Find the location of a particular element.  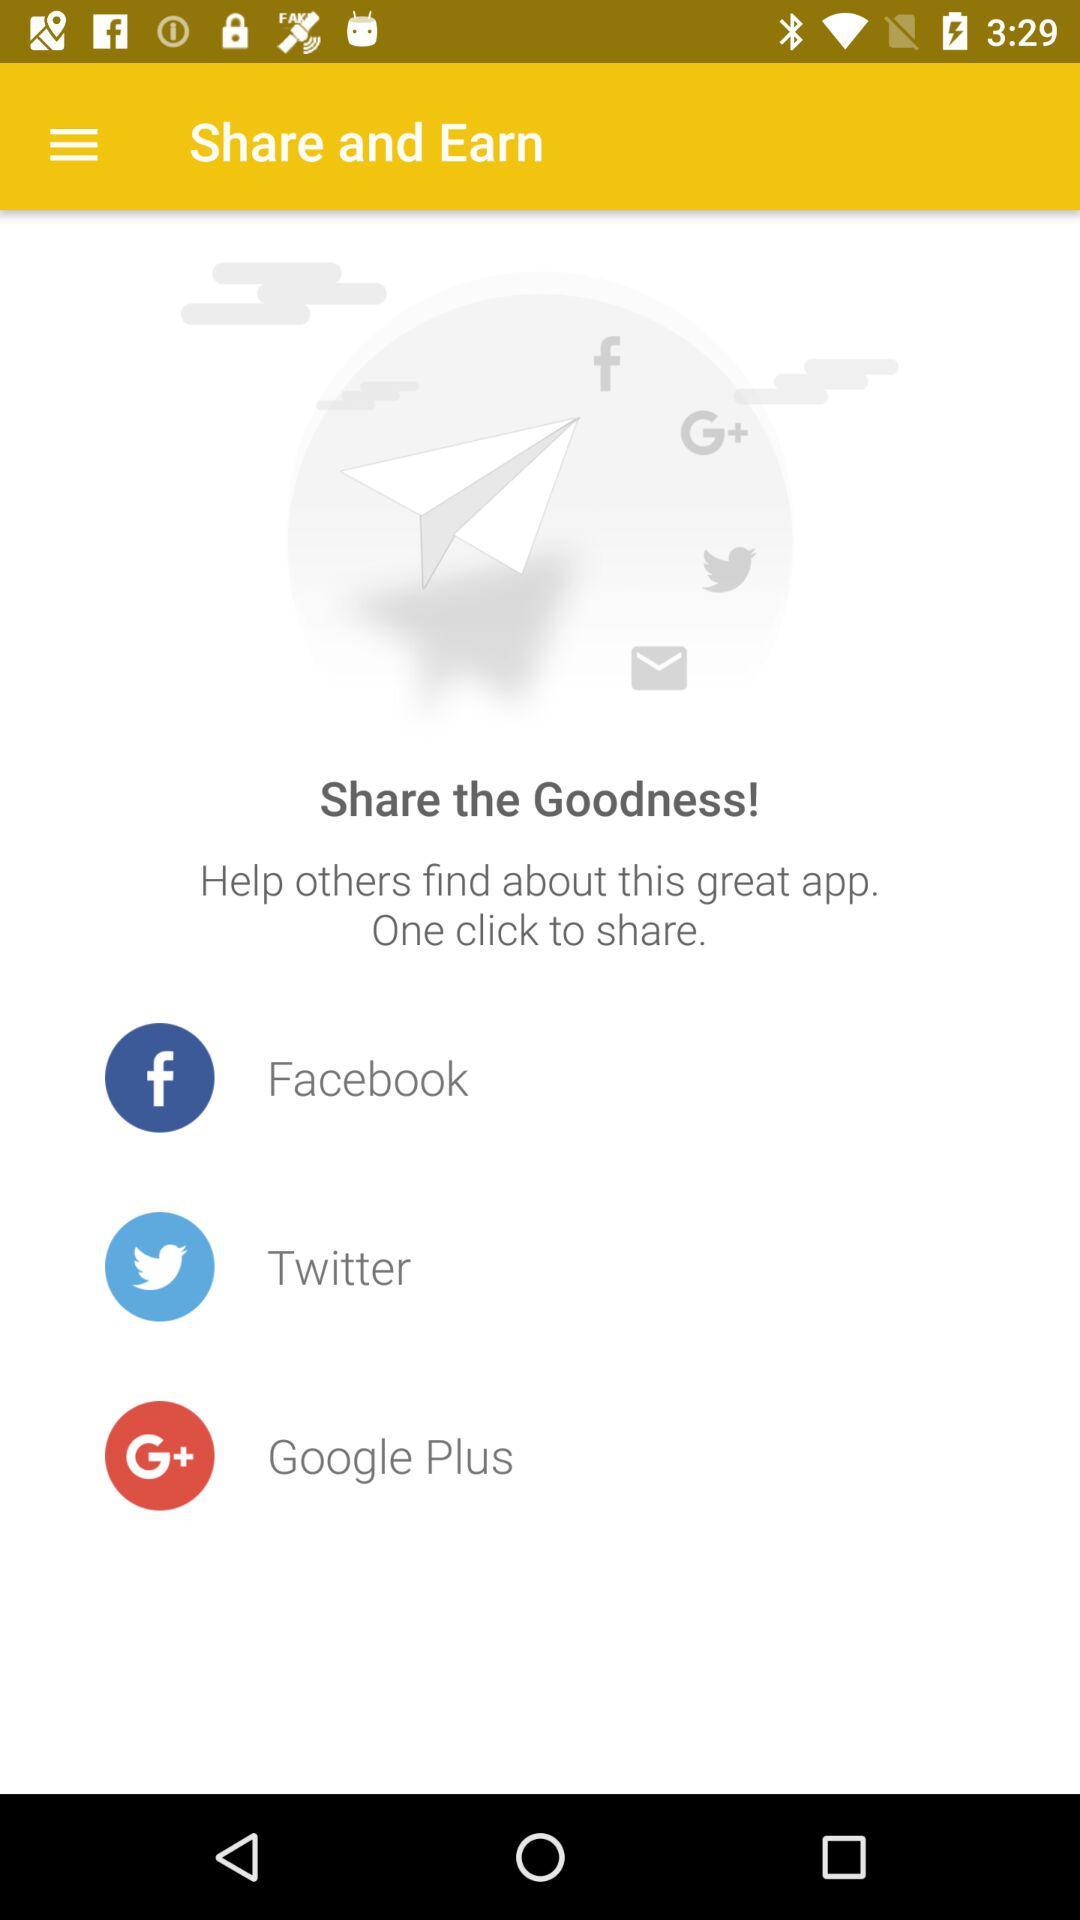

the share and earn item is located at coordinates (366, 139).